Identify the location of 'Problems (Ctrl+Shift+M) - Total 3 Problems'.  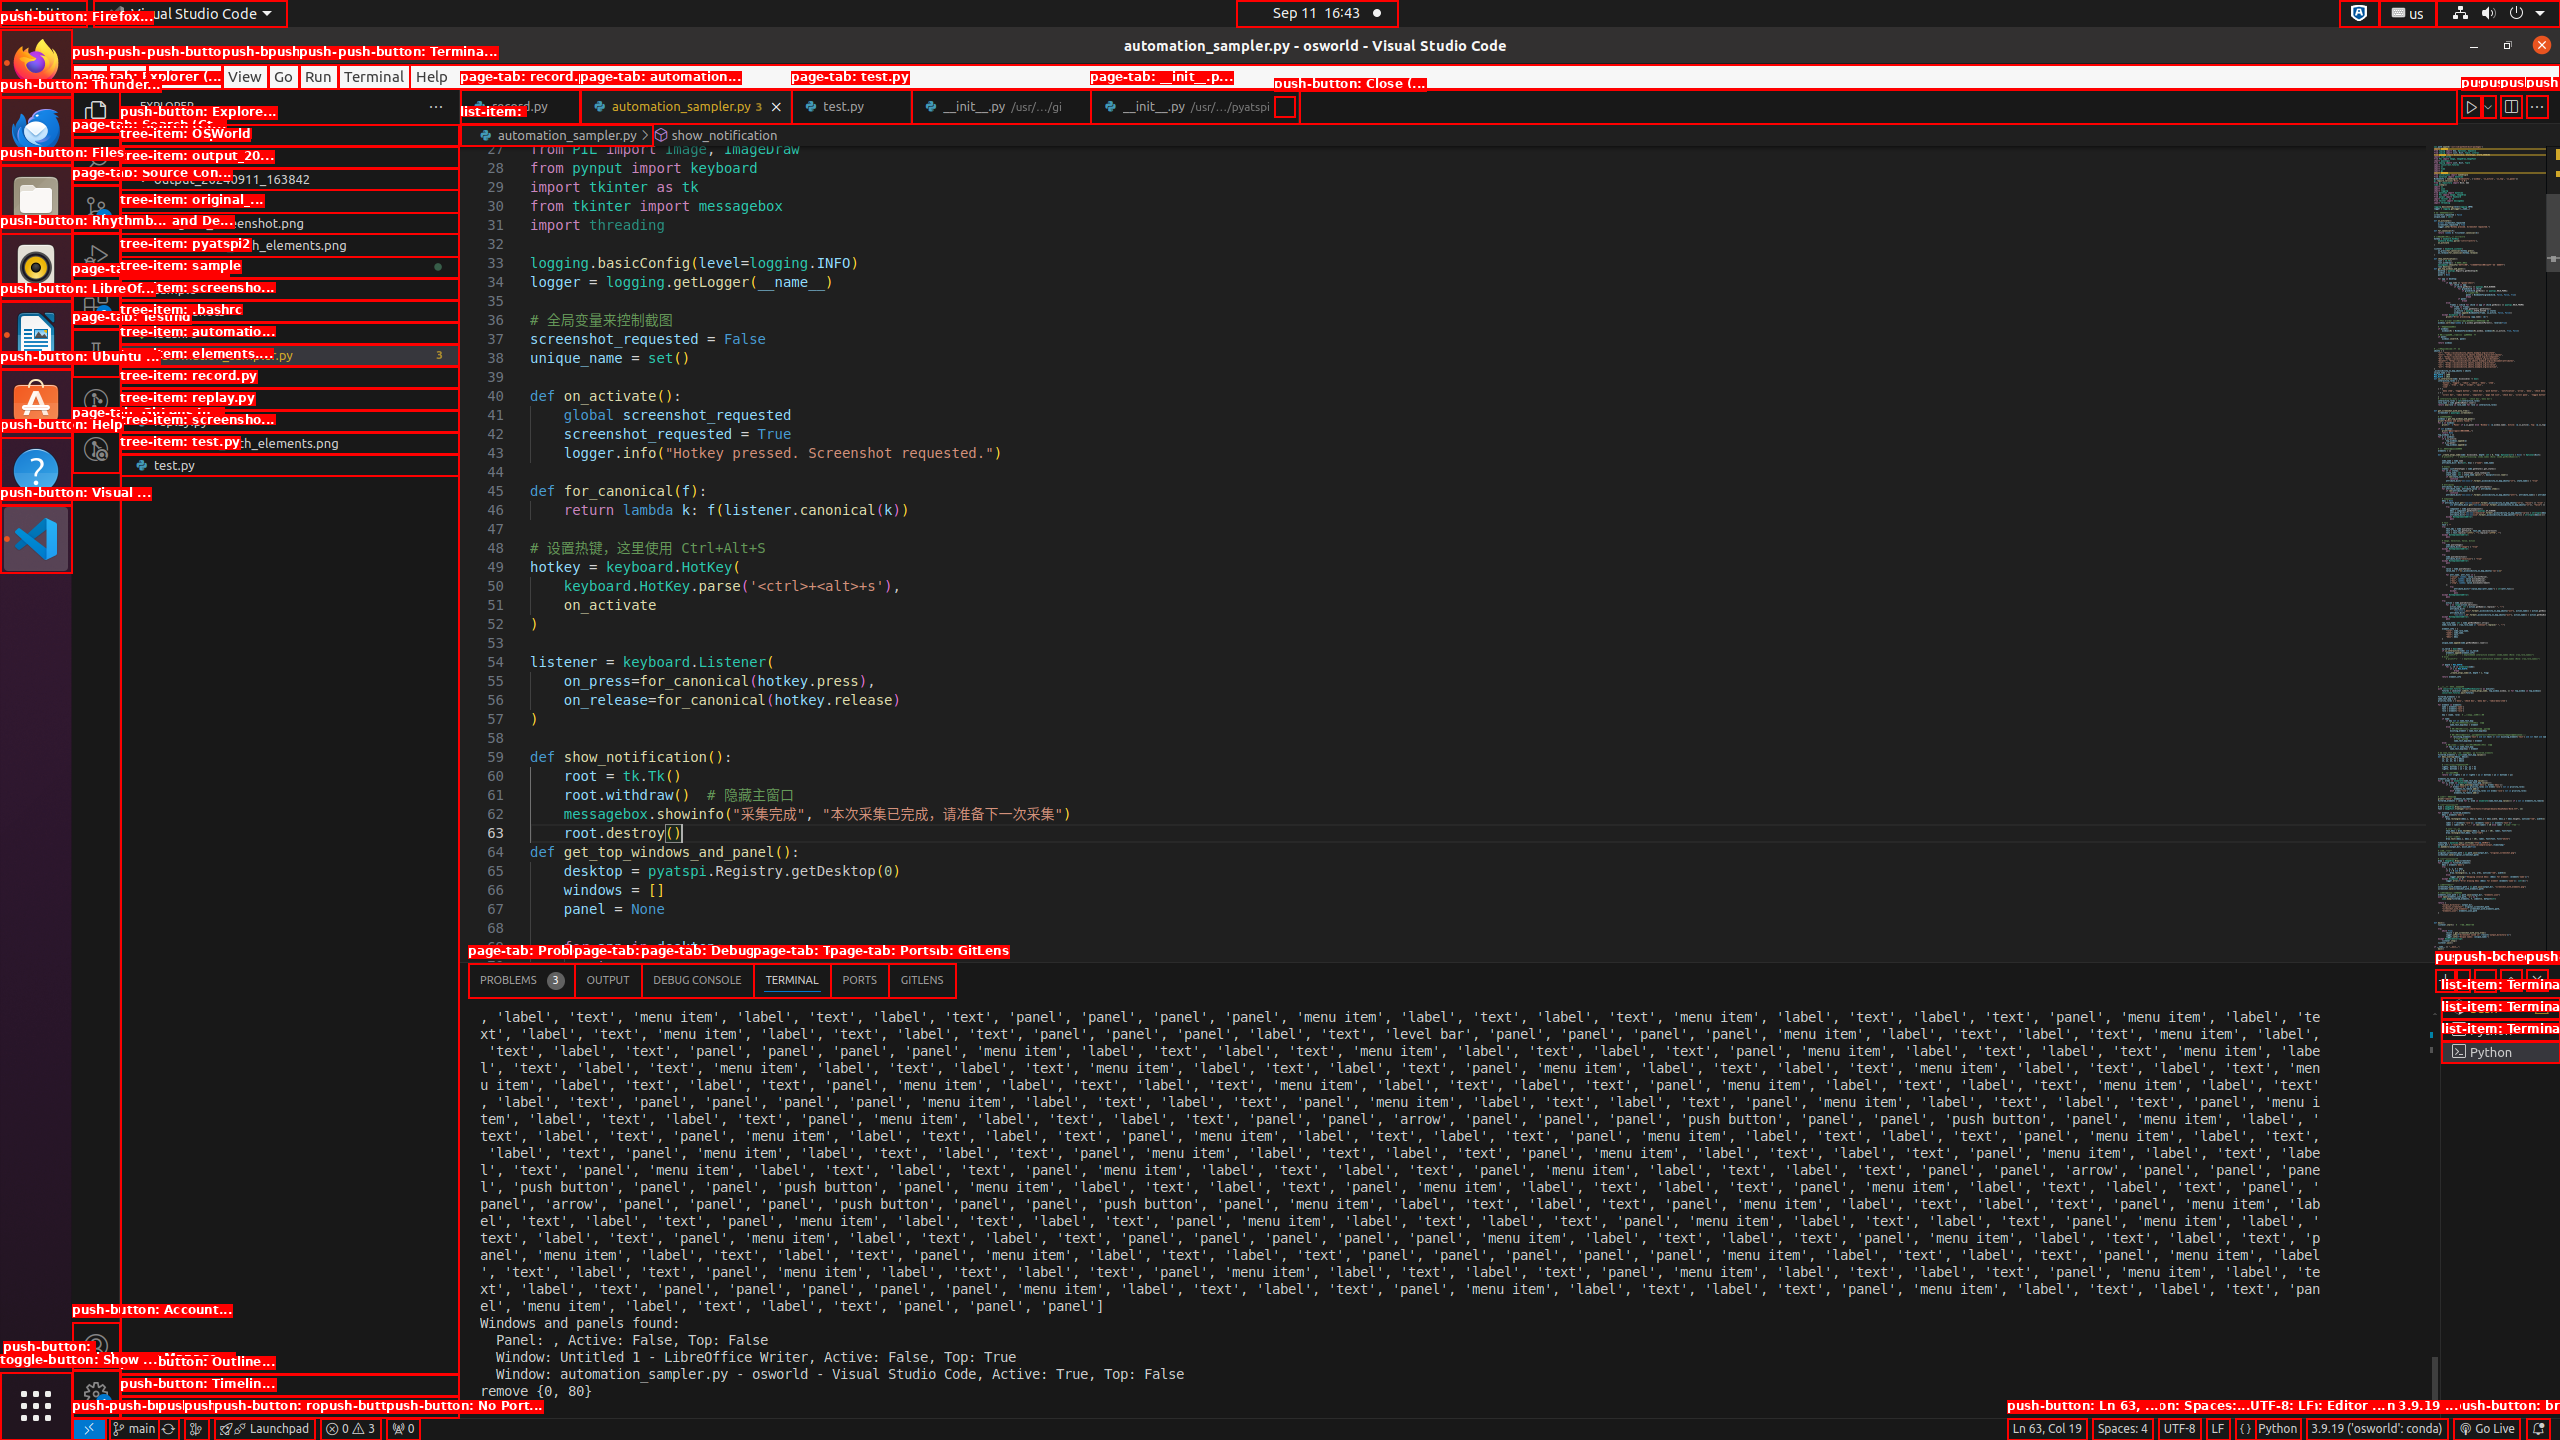
(521, 980).